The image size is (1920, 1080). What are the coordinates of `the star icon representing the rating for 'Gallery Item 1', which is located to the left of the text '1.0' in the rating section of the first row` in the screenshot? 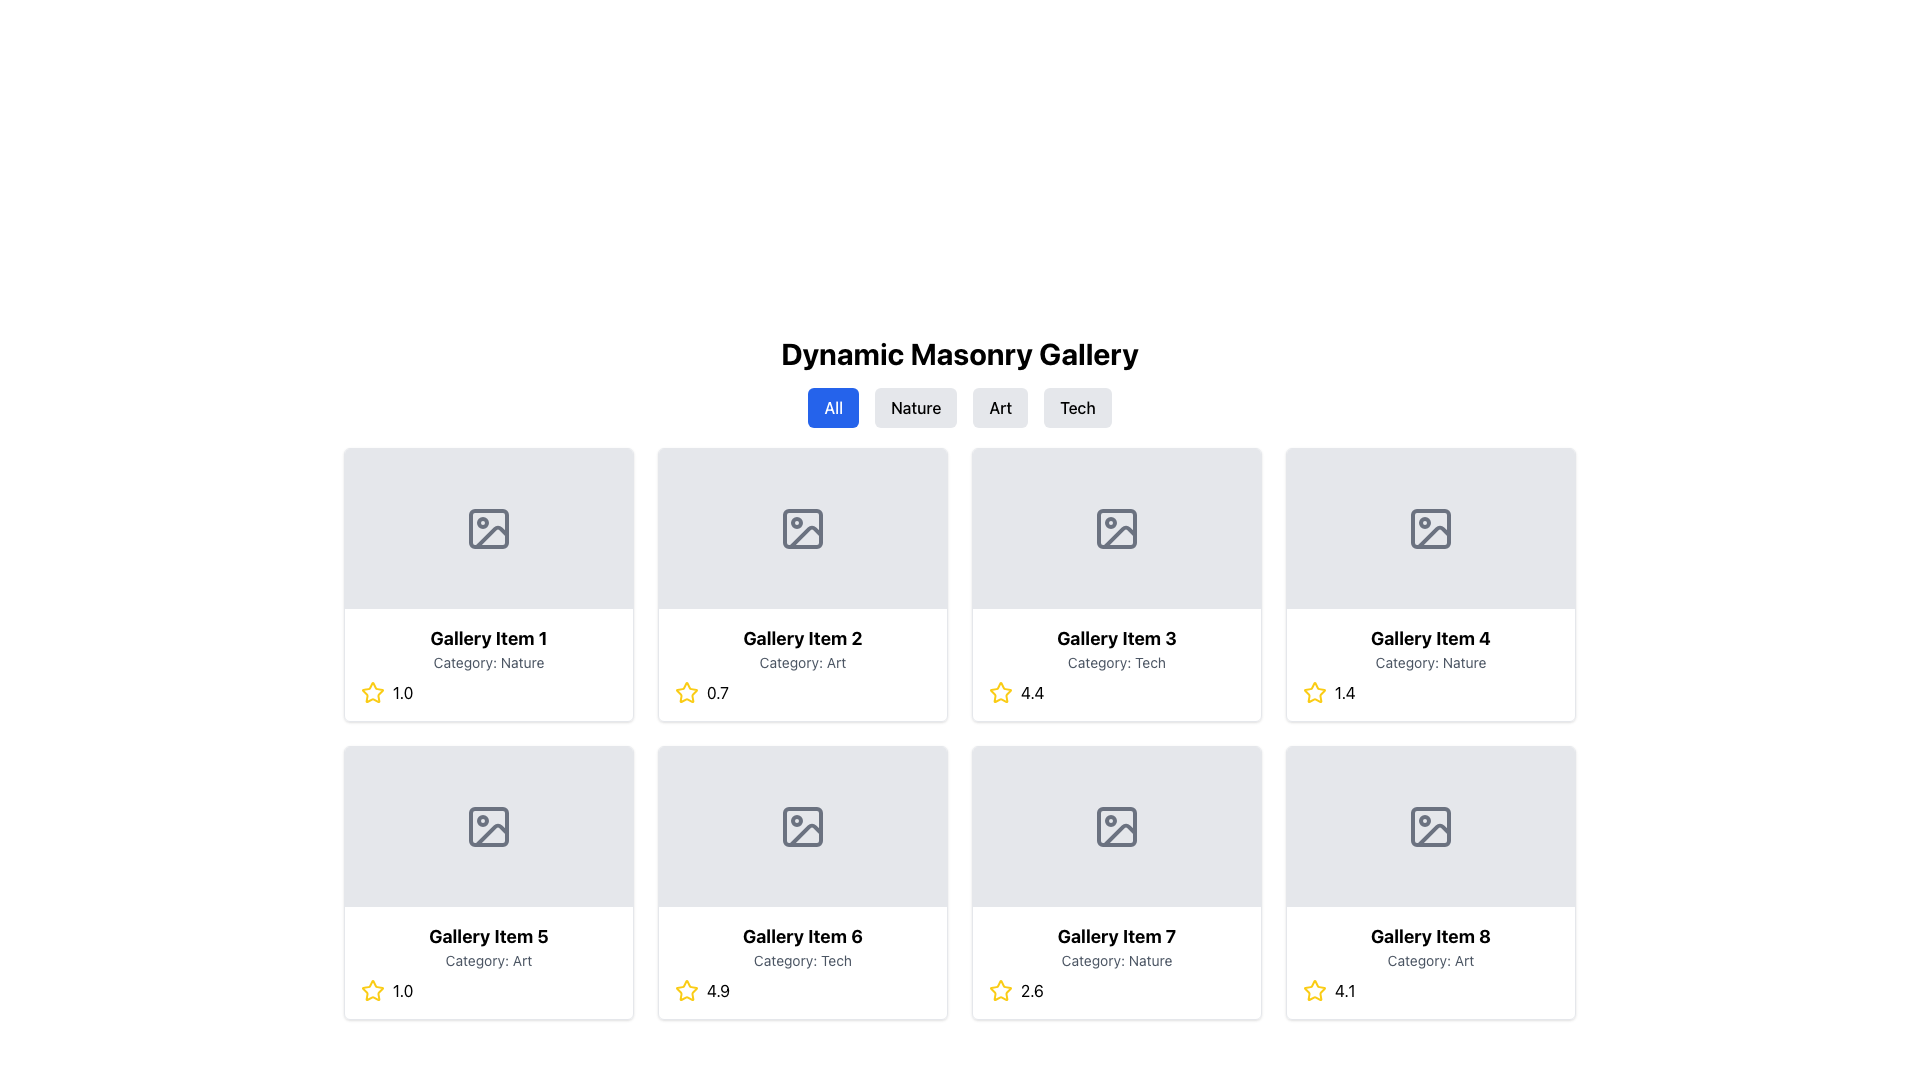 It's located at (373, 692).